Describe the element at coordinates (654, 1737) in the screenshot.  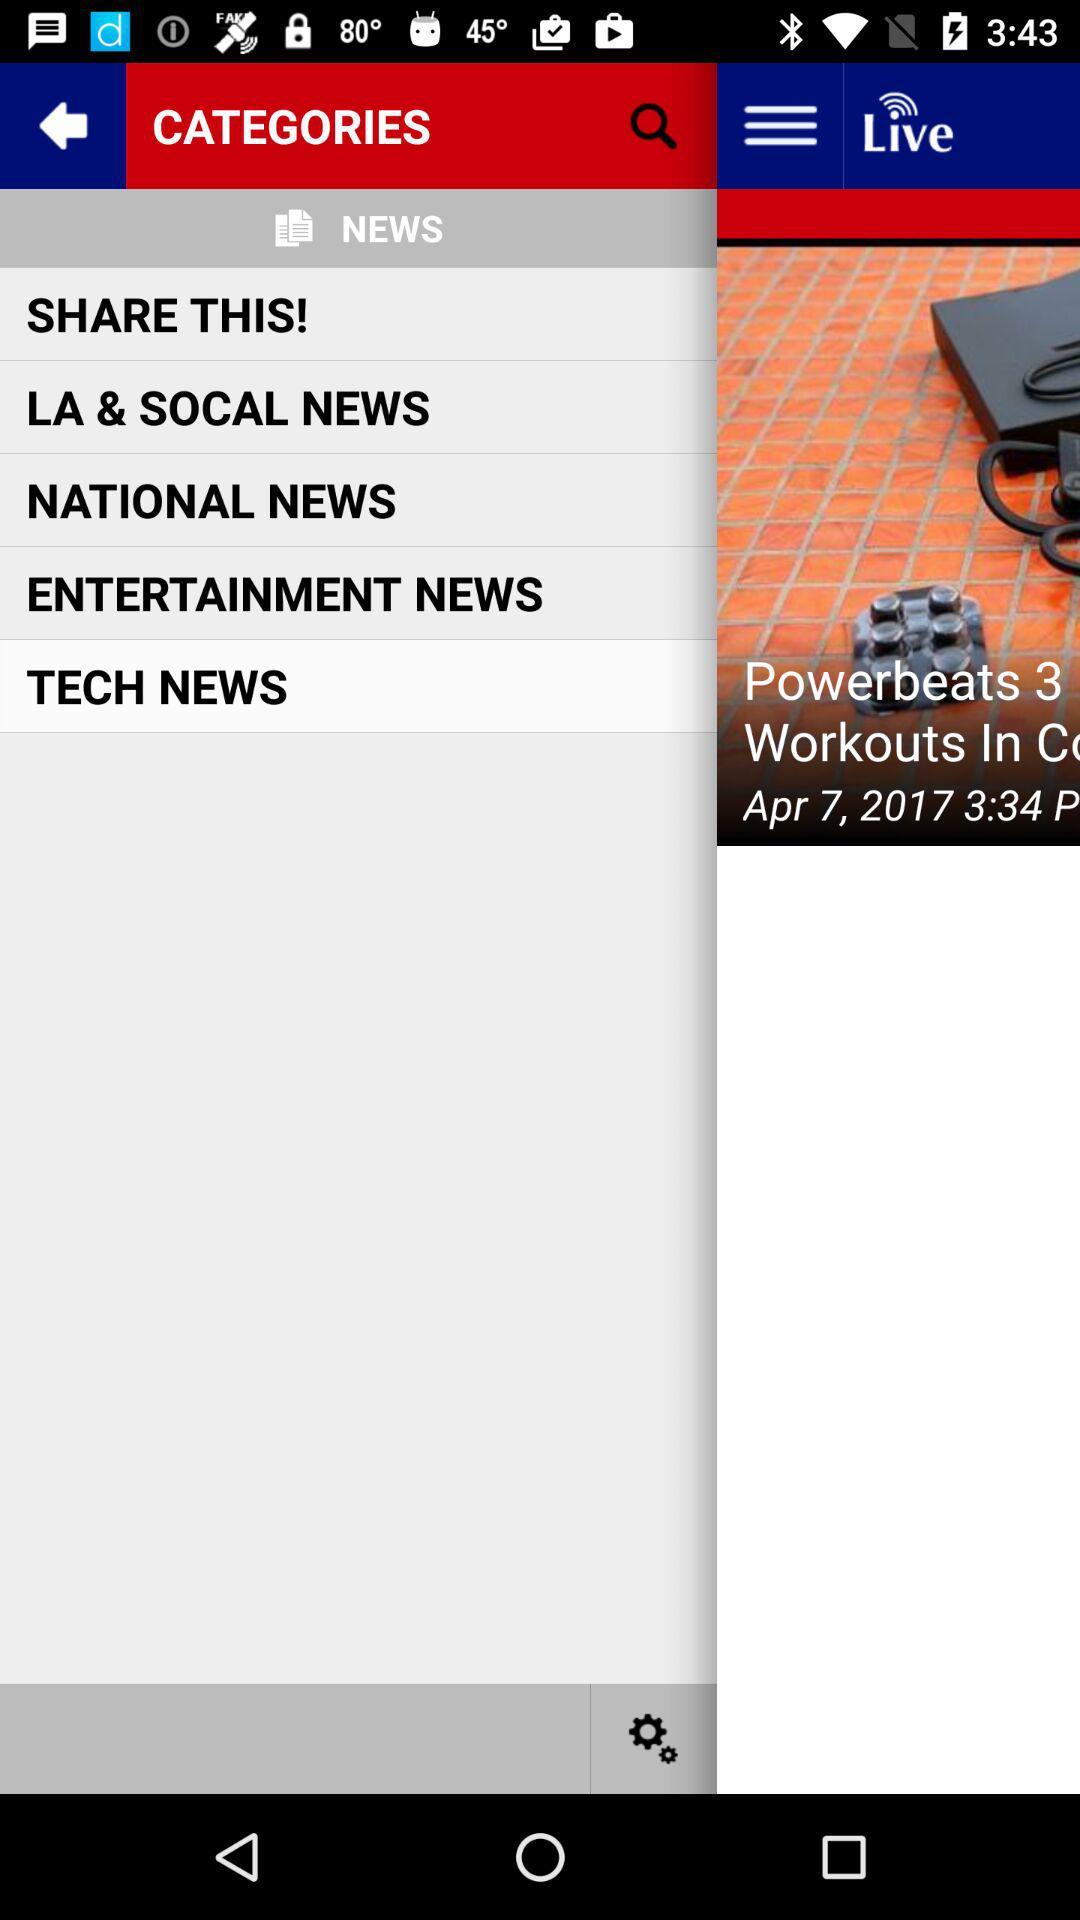
I see `settings` at that location.